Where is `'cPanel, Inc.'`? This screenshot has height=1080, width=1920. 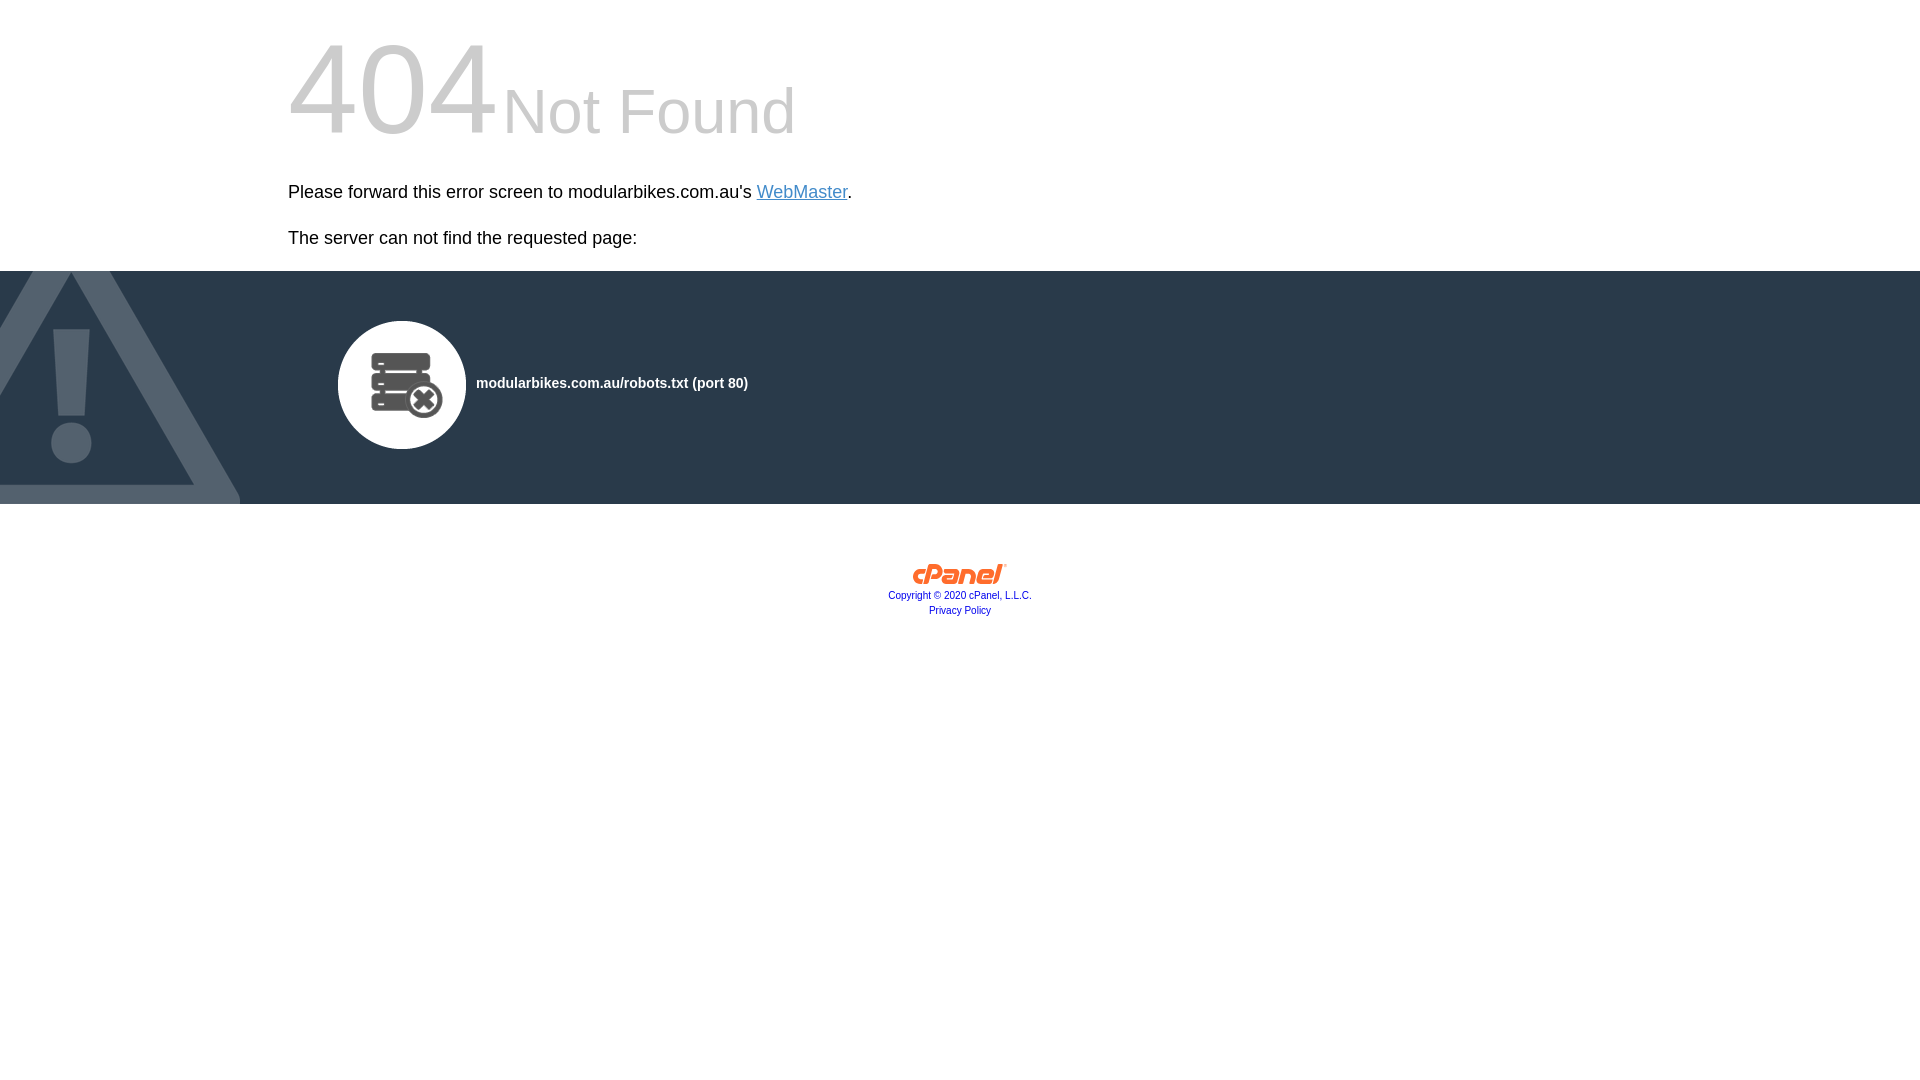 'cPanel, Inc.' is located at coordinates (960, 578).